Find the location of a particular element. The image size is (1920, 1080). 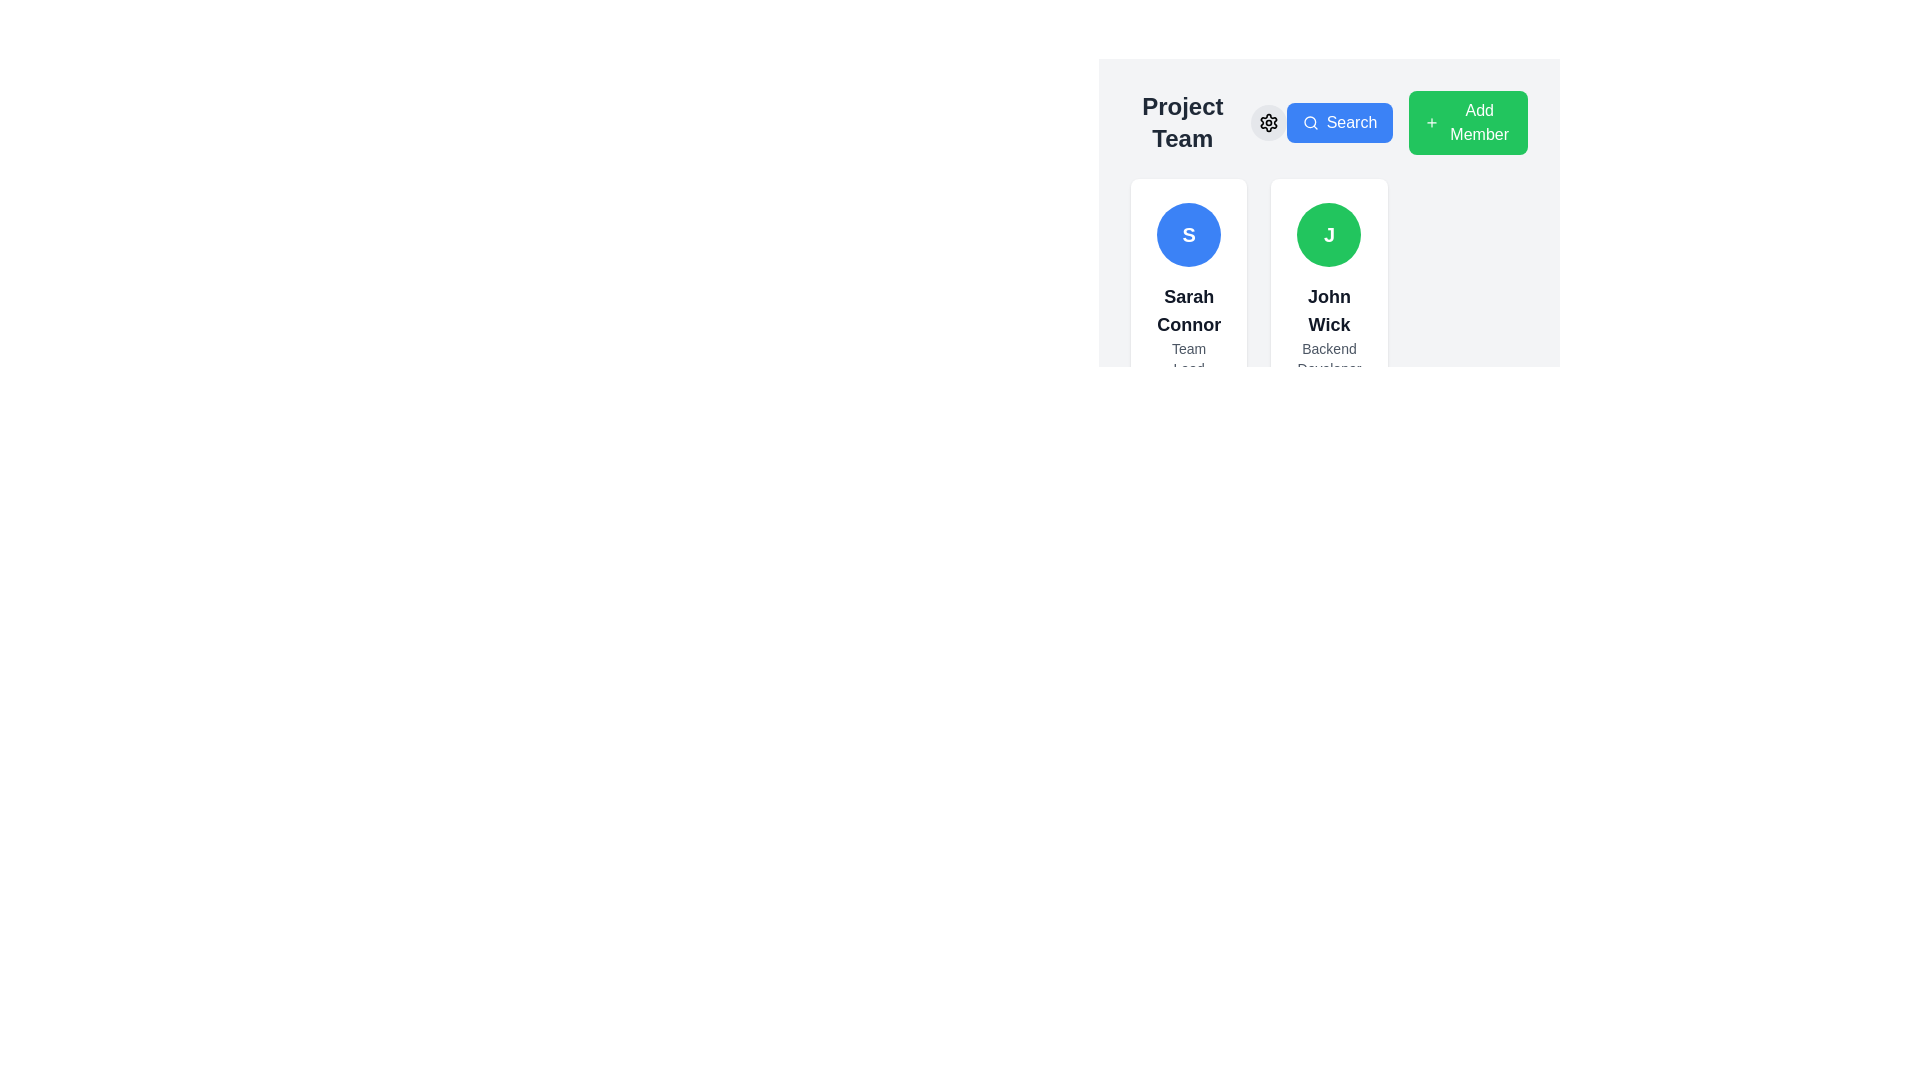

the magnifying glass icon which is part of the 'Search' button, located at the top right of the 'Project Team' section is located at coordinates (1310, 123).